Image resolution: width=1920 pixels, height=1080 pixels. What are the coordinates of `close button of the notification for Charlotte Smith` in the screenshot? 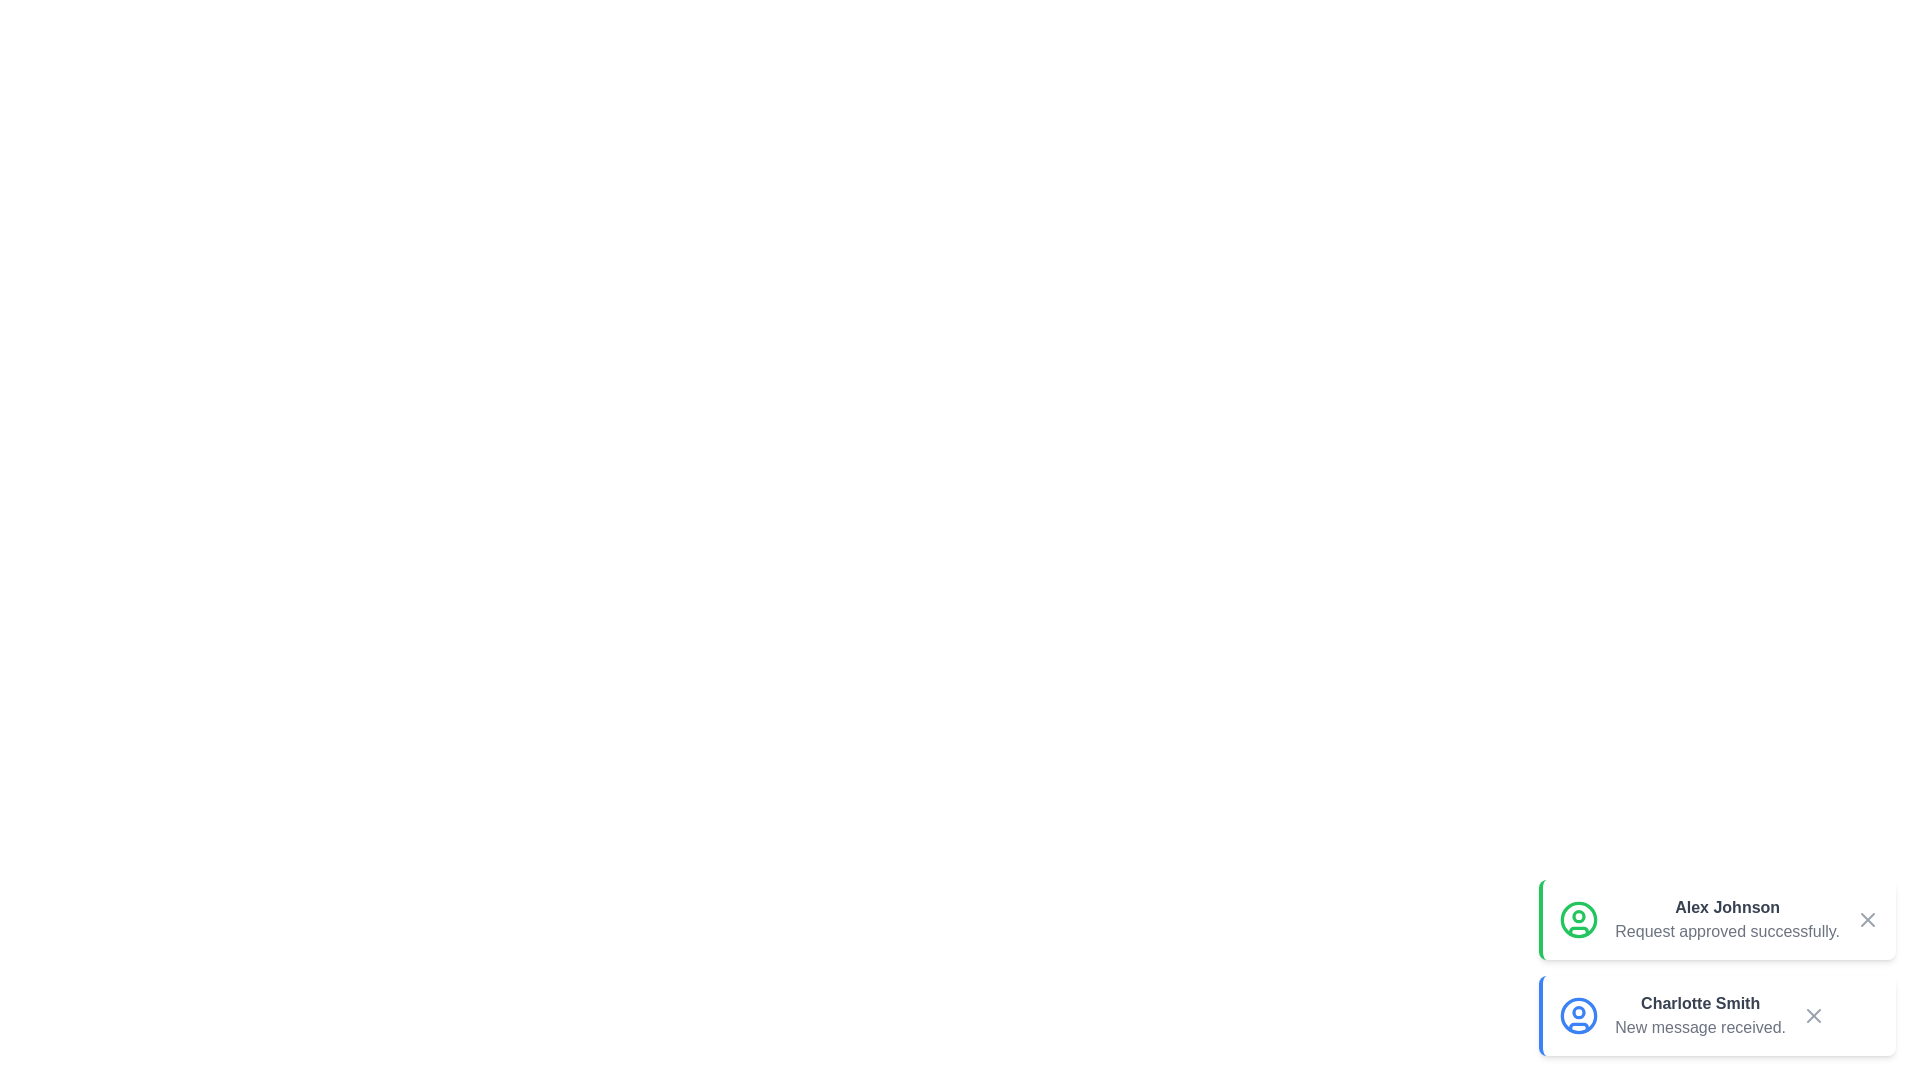 It's located at (1814, 1015).